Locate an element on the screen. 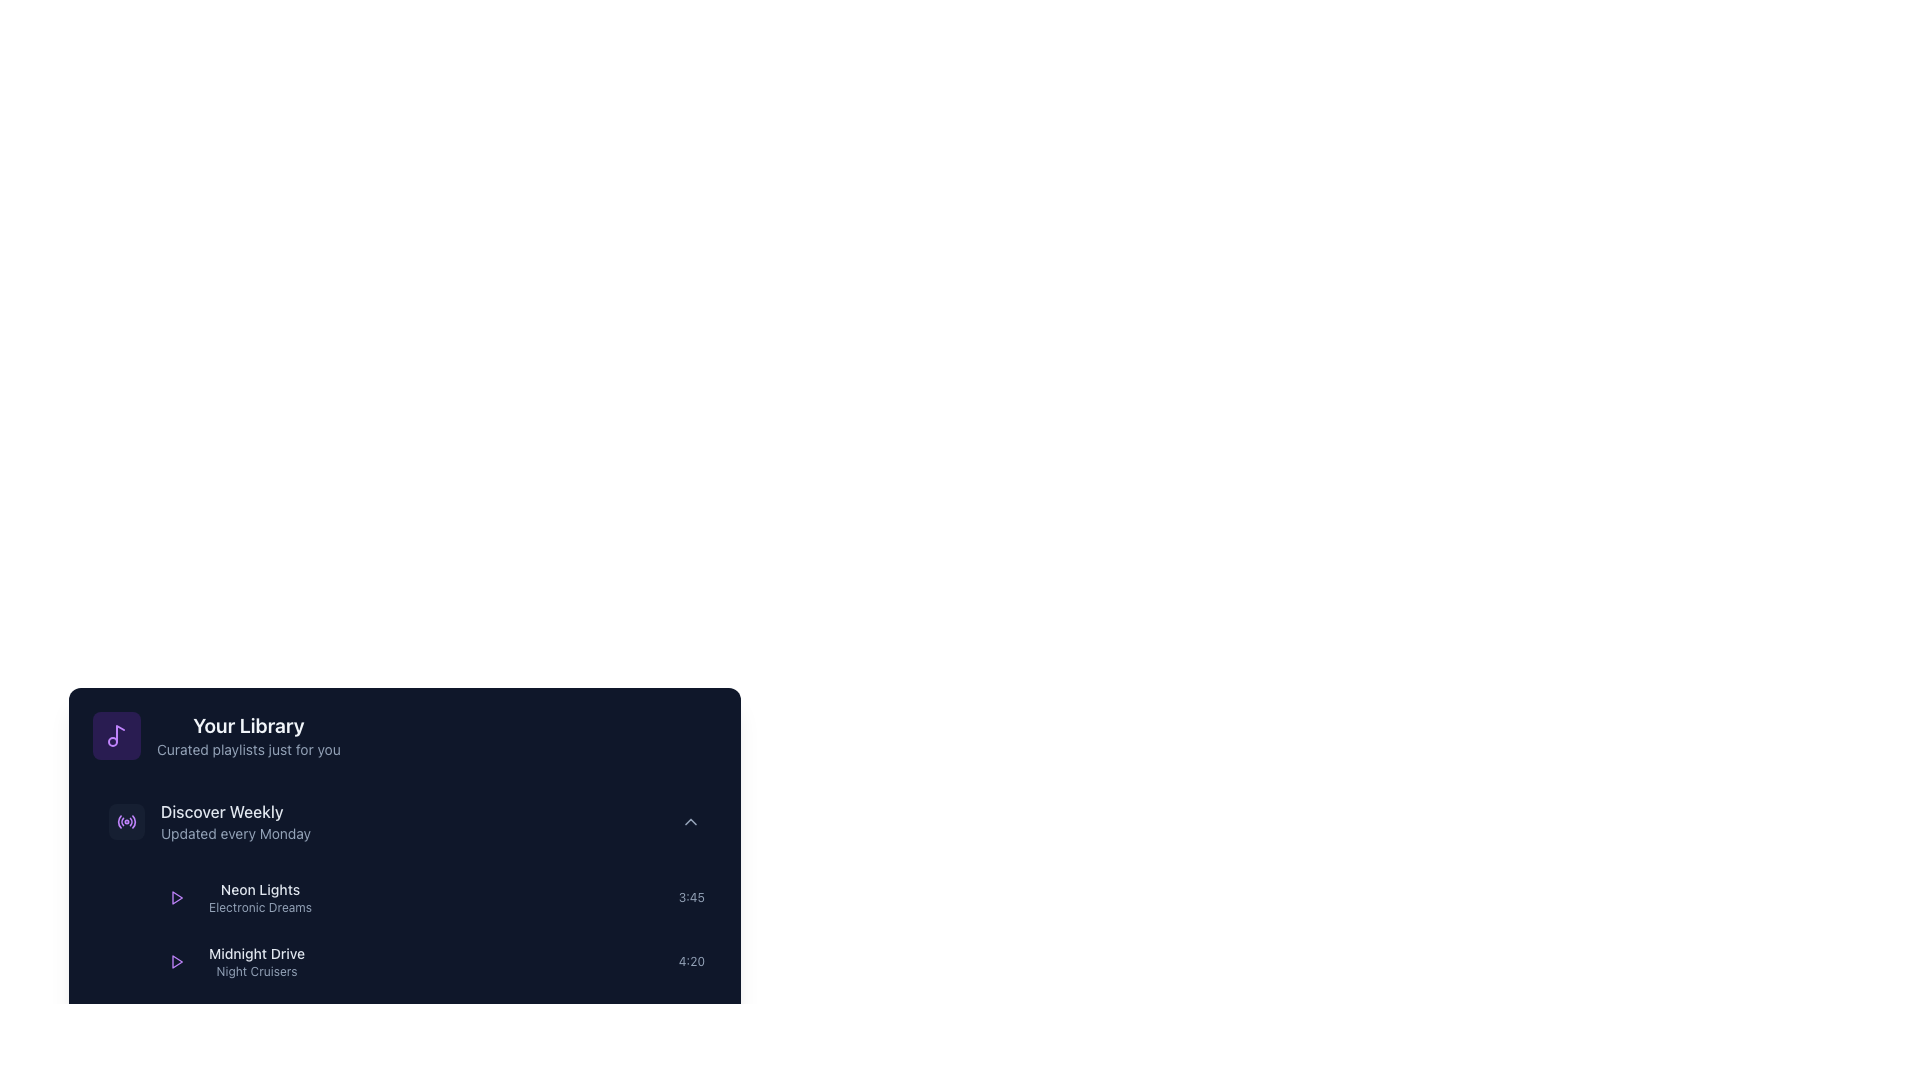  the text label that says 'Curated playlists just for you', which is positioned directly below the larger 'Your Library' text in a light gray color is located at coordinates (247, 749).